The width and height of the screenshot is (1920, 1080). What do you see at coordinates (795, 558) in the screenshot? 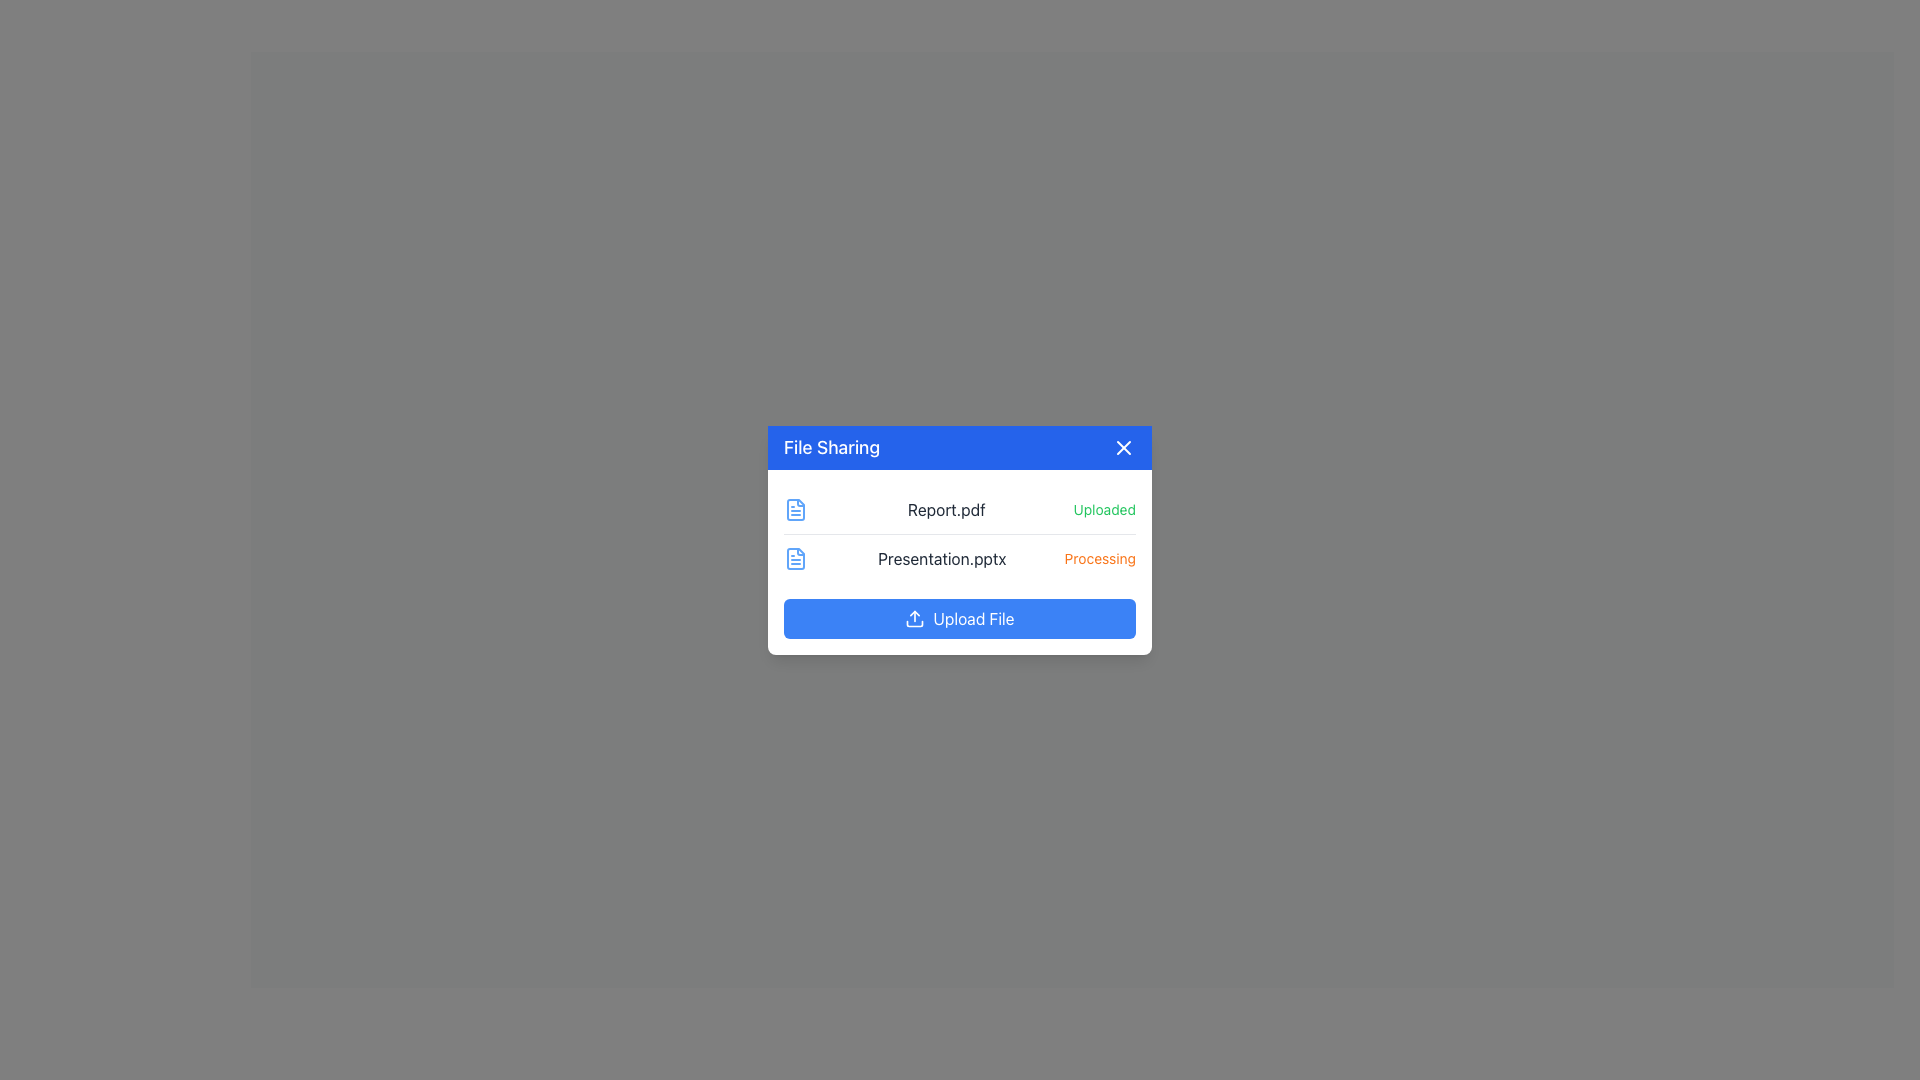
I see `the icon representing the file type for 'Presentation.pptx', which is located to the left of the file name in the same row` at bounding box center [795, 558].